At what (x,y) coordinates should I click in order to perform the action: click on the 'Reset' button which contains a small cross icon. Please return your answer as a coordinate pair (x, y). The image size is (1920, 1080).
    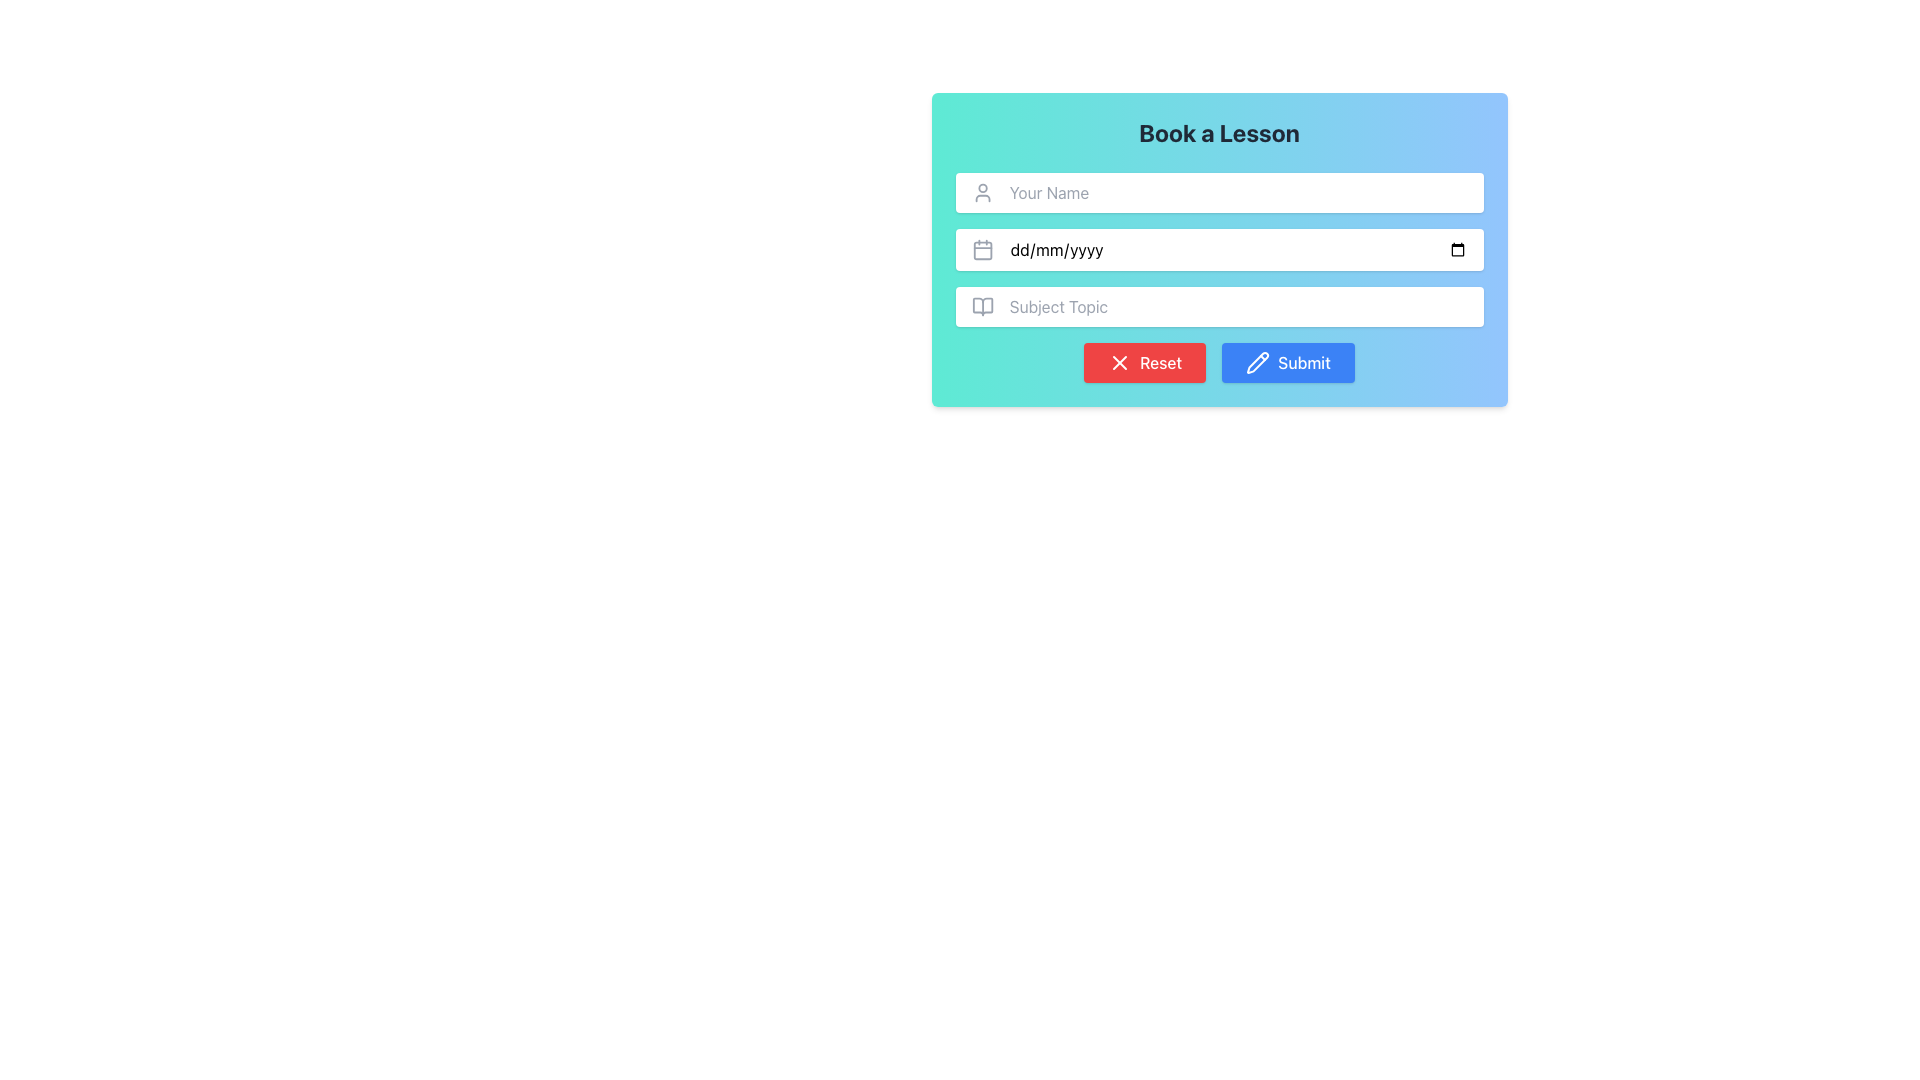
    Looking at the image, I should click on (1120, 362).